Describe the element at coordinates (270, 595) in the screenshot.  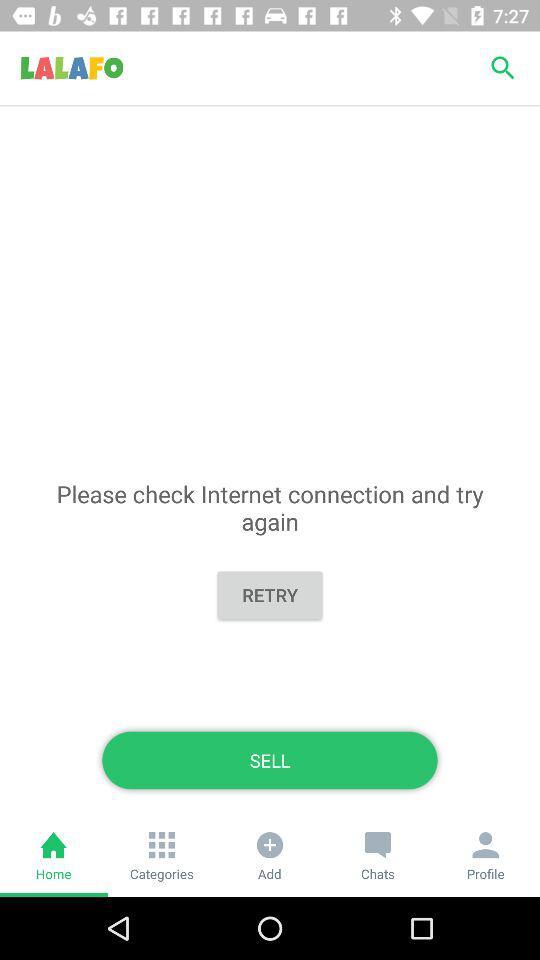
I see `the icon above the sell` at that location.